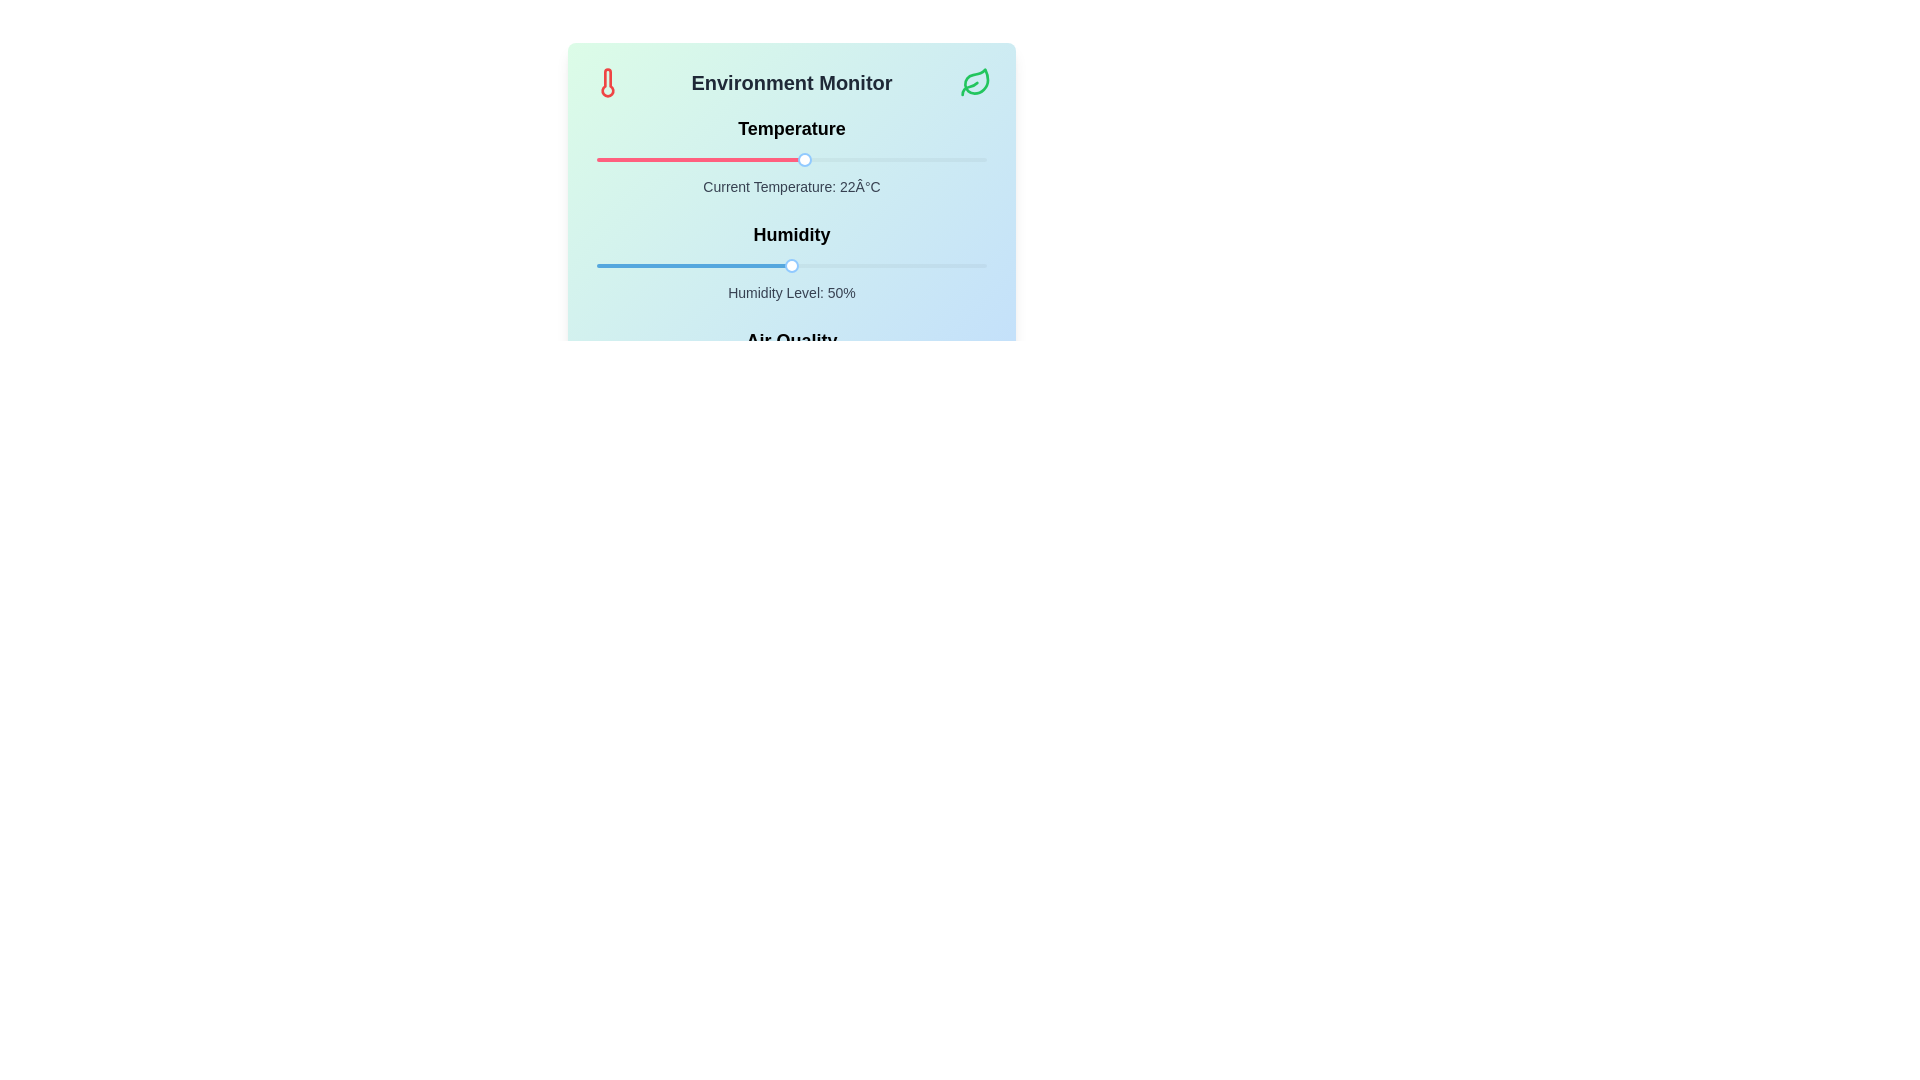 Image resolution: width=1920 pixels, height=1080 pixels. Describe the element at coordinates (785, 158) in the screenshot. I see `the temperature slider` at that location.